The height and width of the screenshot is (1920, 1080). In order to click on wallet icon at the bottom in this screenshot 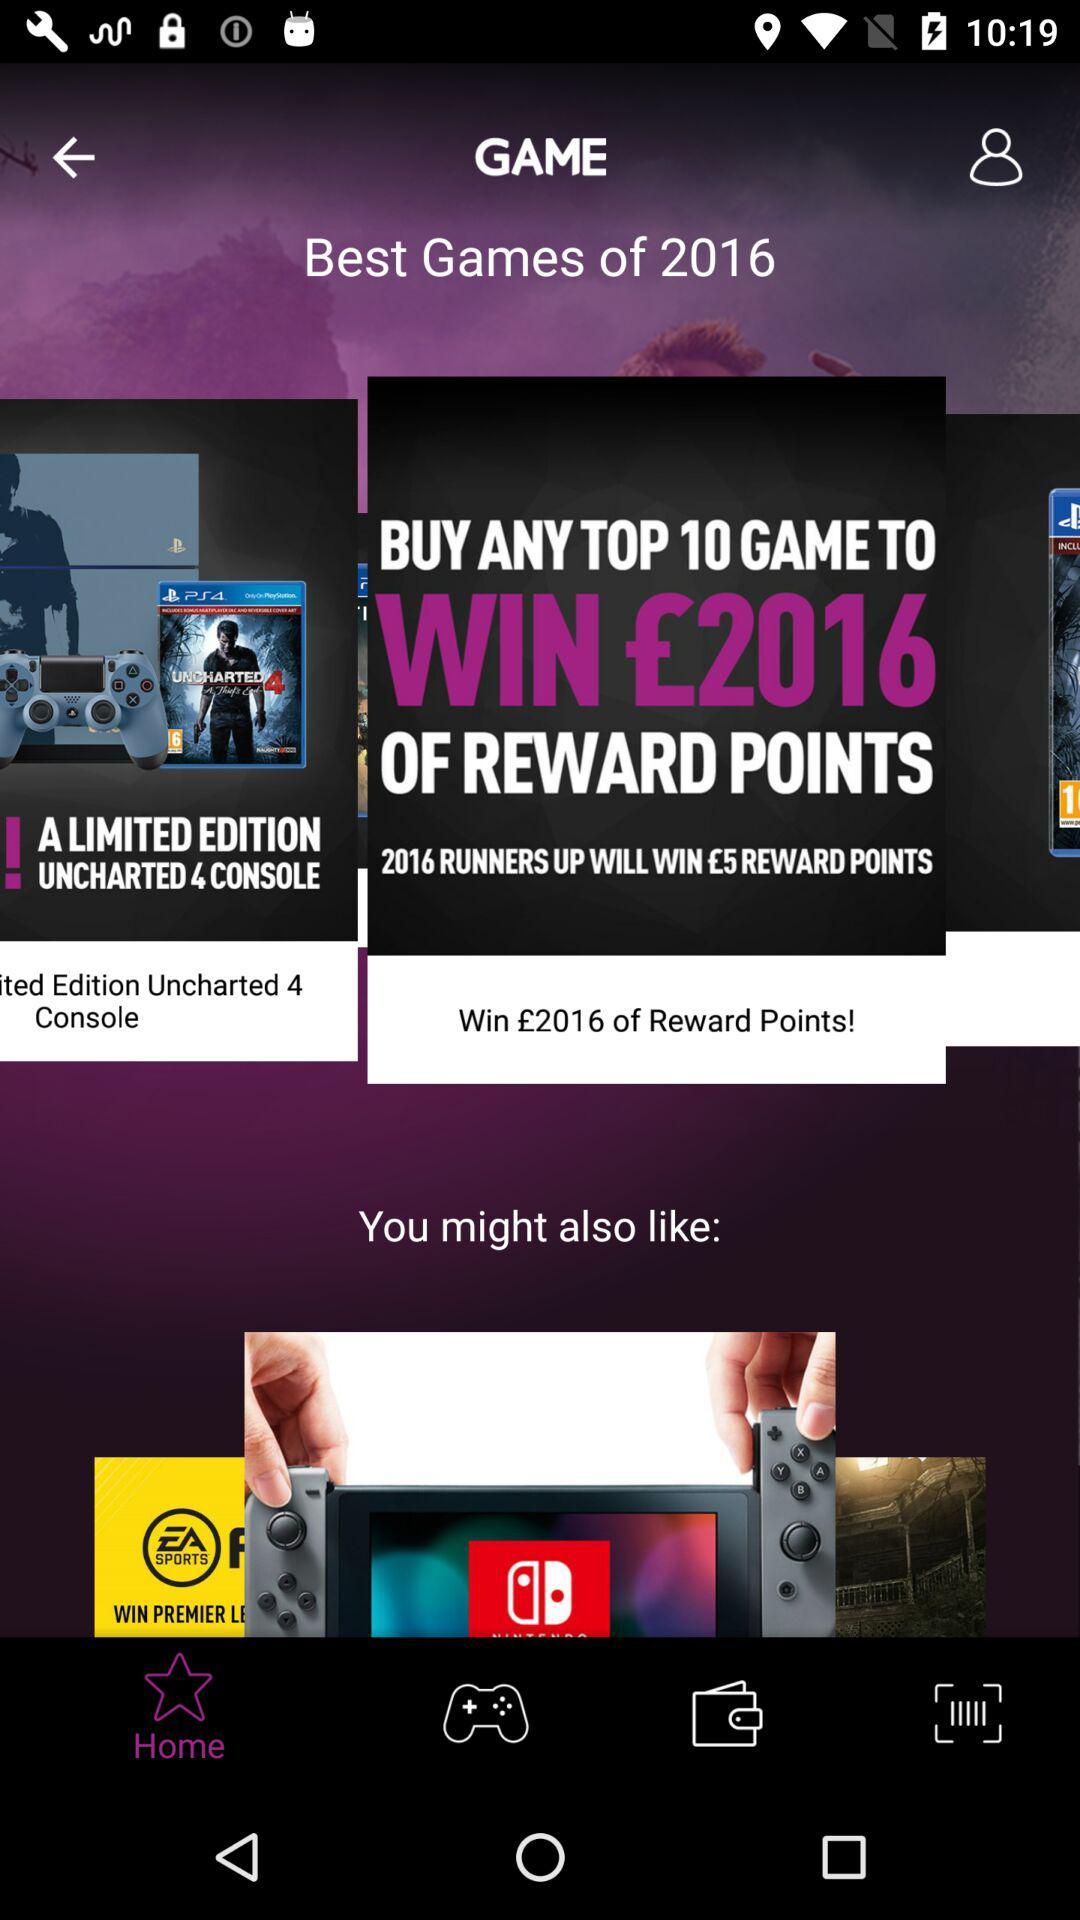, I will do `click(726, 1712)`.